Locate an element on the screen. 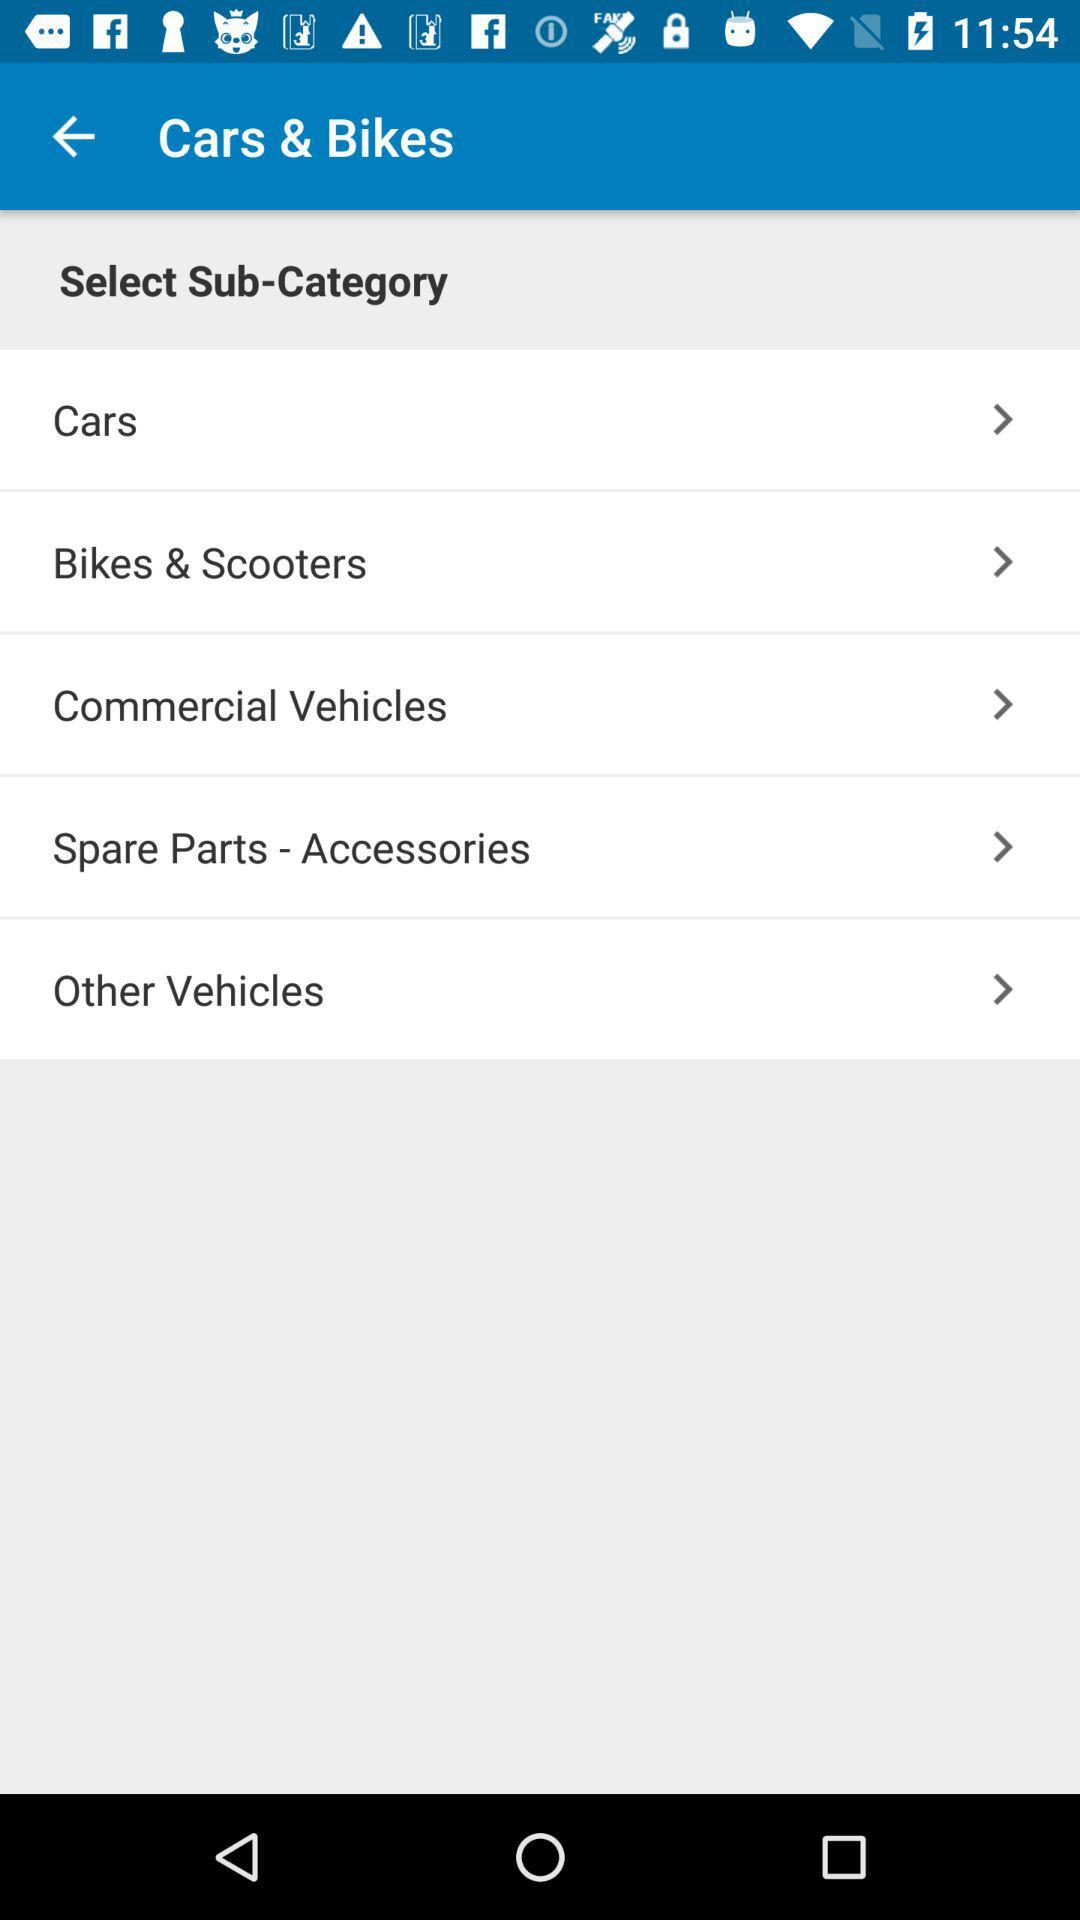  the other vehicles item is located at coordinates (566, 989).